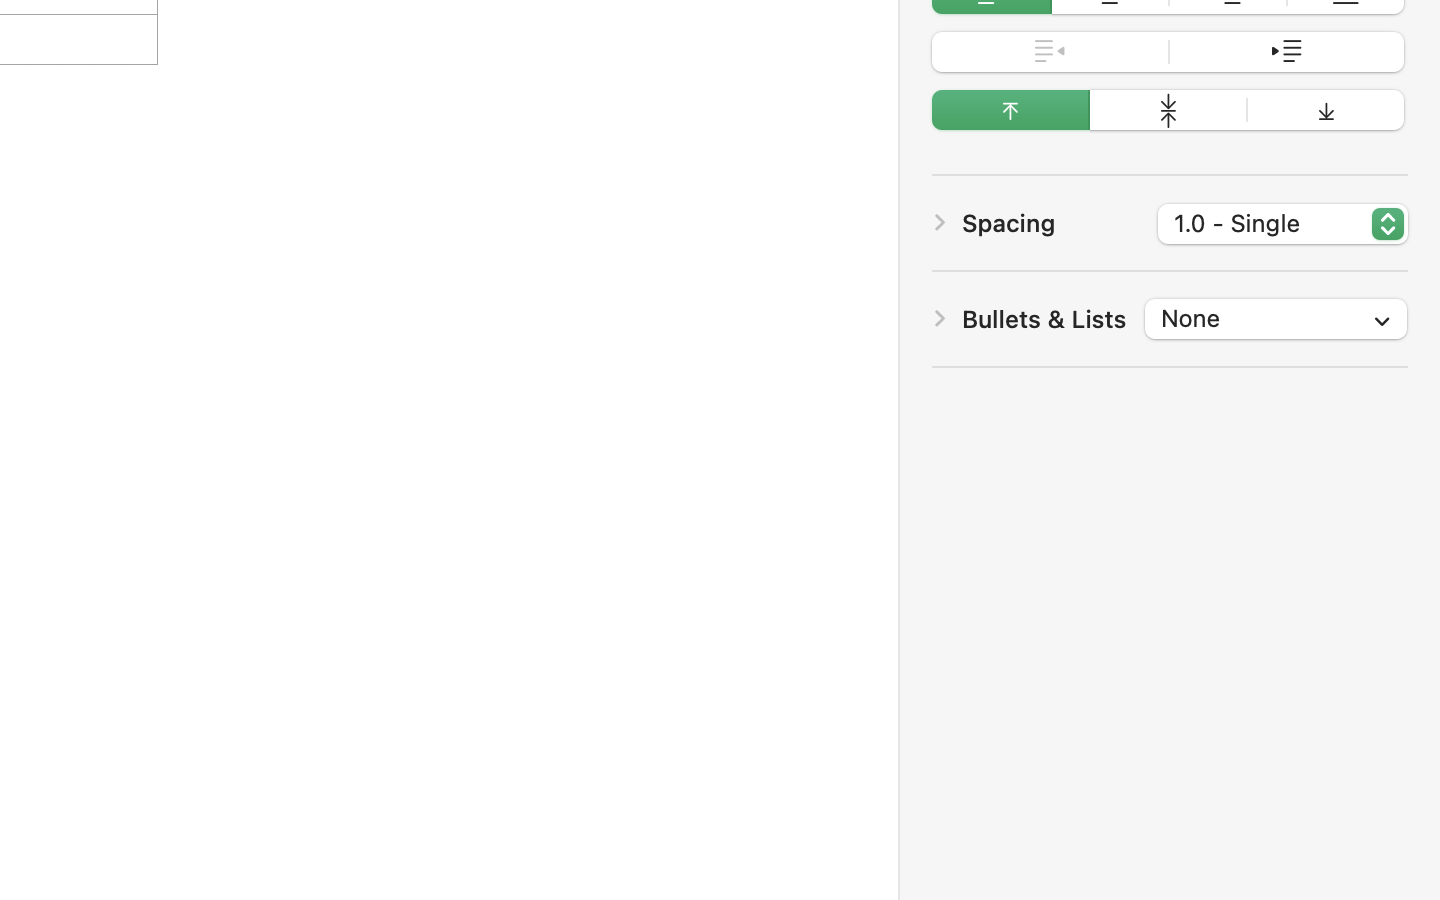  I want to click on 'Spacing', so click(1008, 223).